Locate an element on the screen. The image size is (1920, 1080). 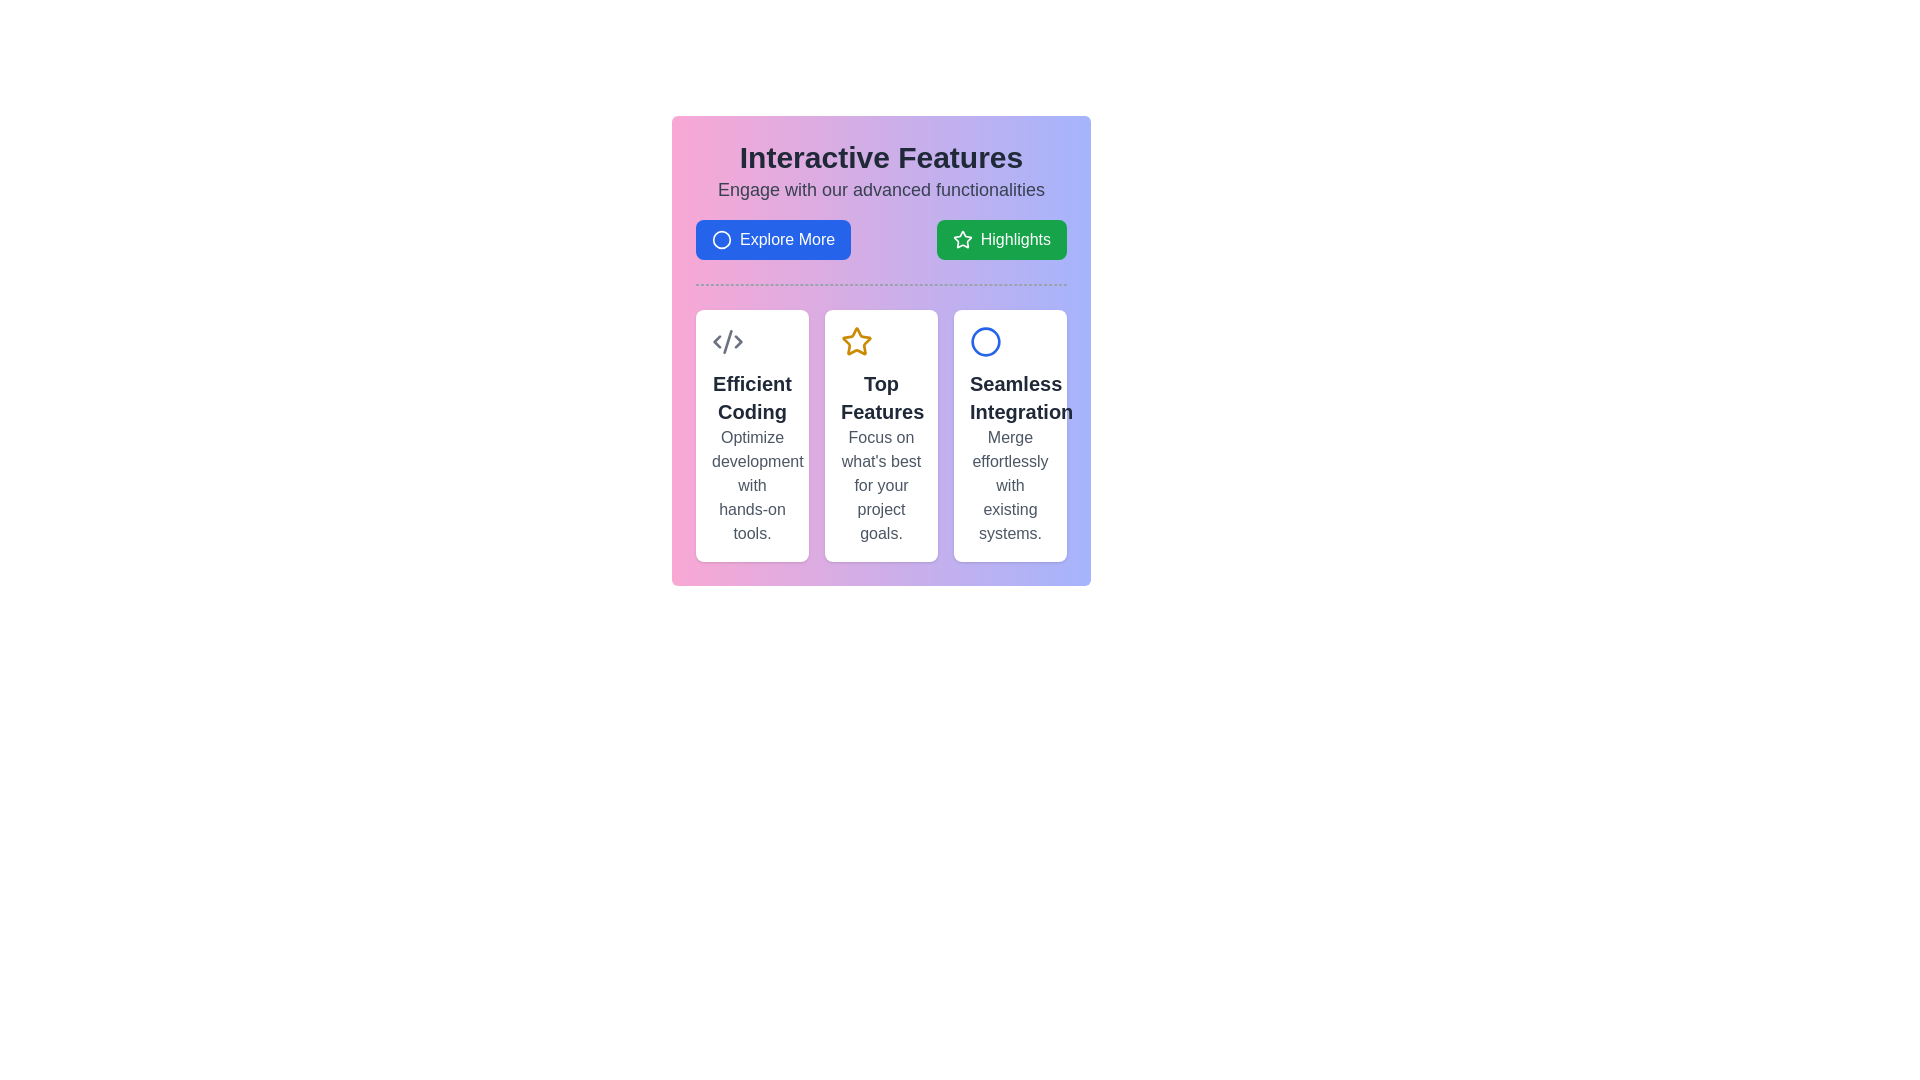
the 'Explore More' button using keyboard navigation is located at coordinates (772, 238).